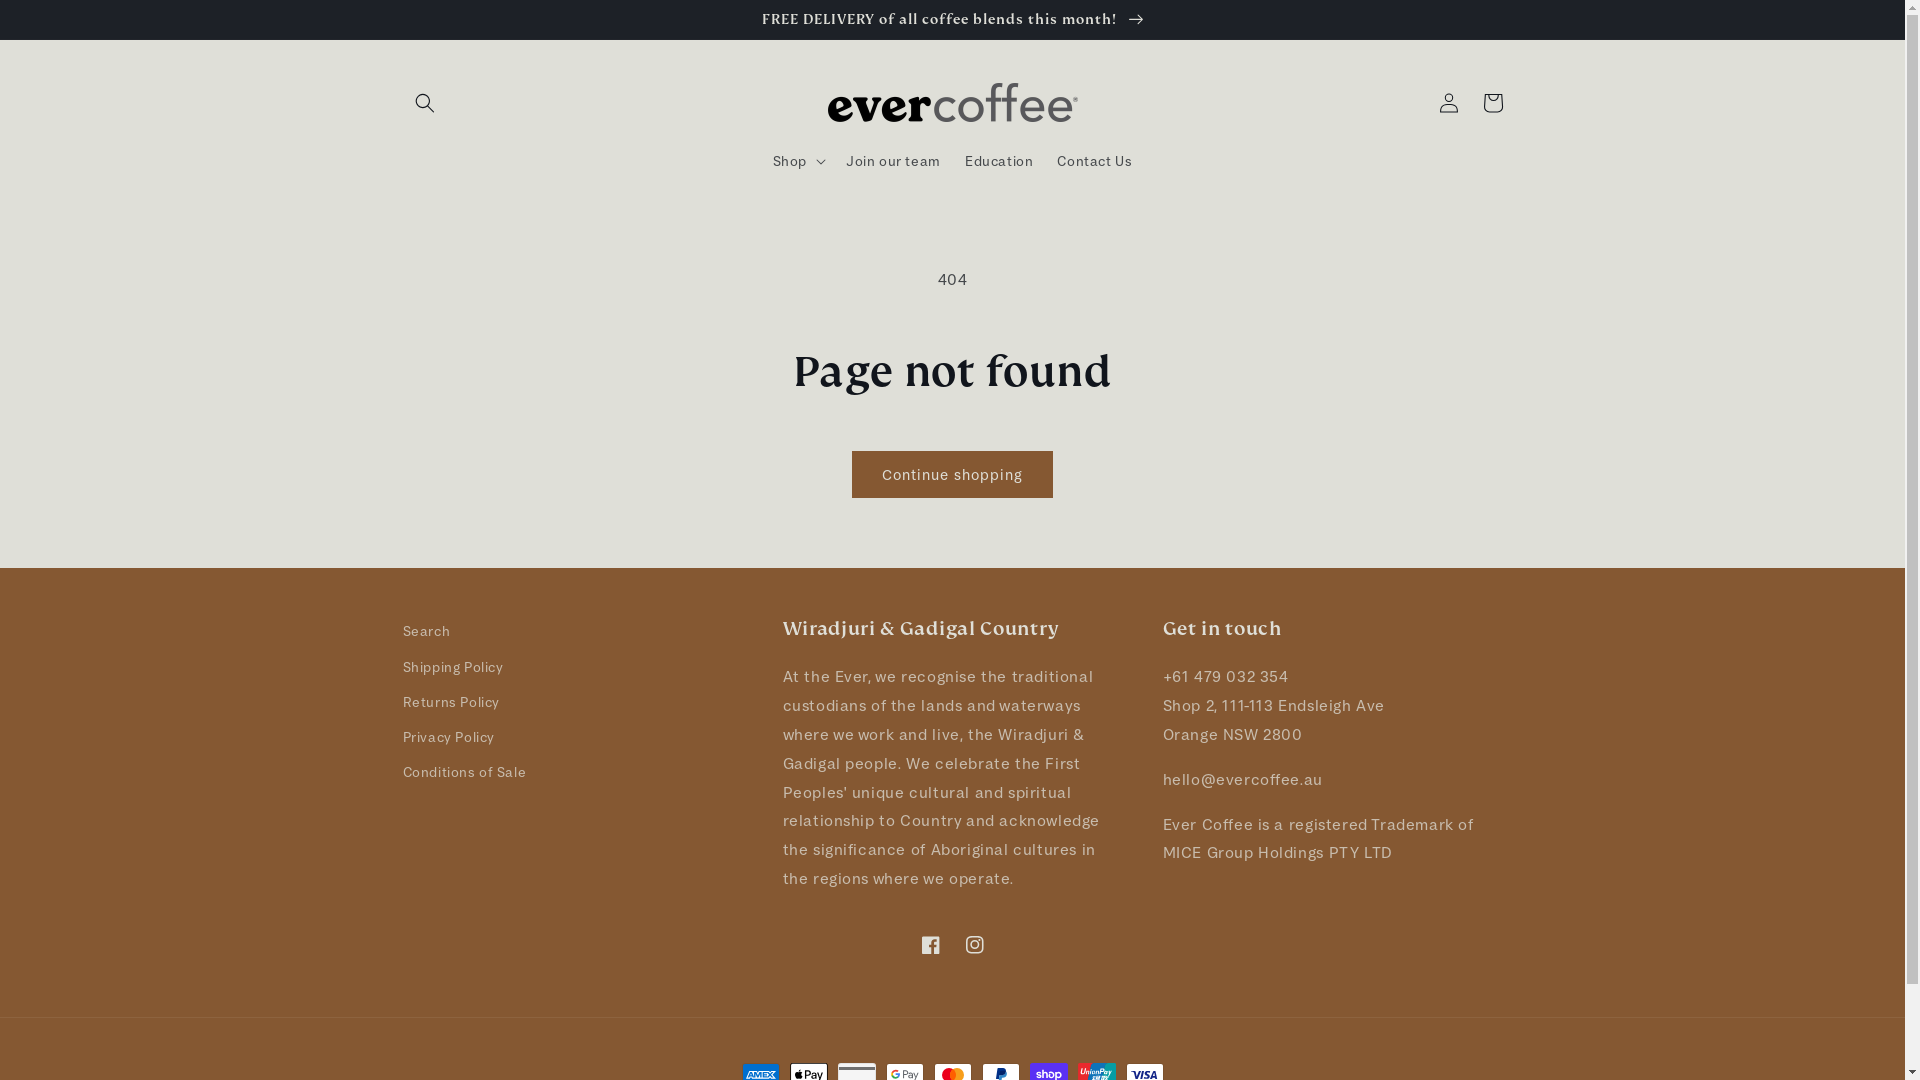 The image size is (1920, 1080). Describe the element at coordinates (951, 19) in the screenshot. I see `'FREE DELIVERY of all coffee blends this month!'` at that location.